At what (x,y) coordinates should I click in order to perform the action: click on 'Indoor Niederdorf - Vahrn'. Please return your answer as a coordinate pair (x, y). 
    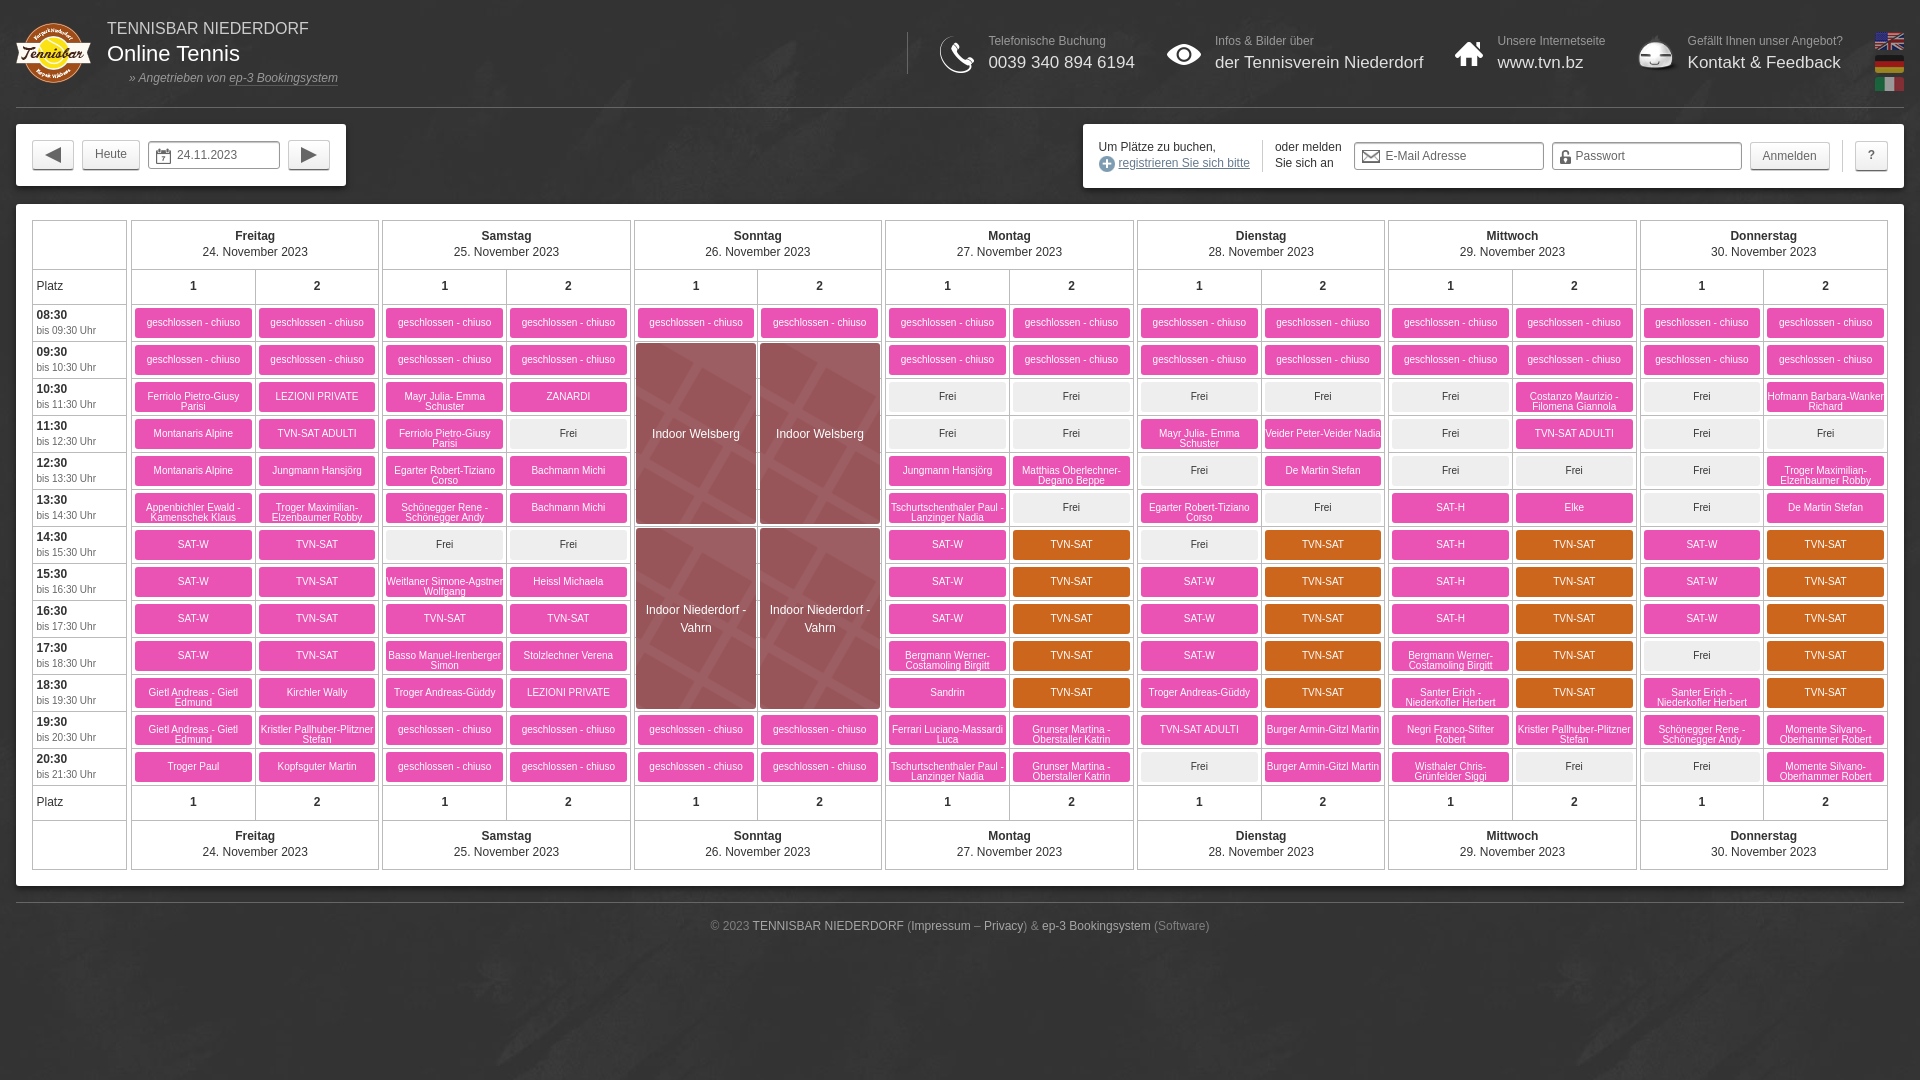
    Looking at the image, I should click on (819, 617).